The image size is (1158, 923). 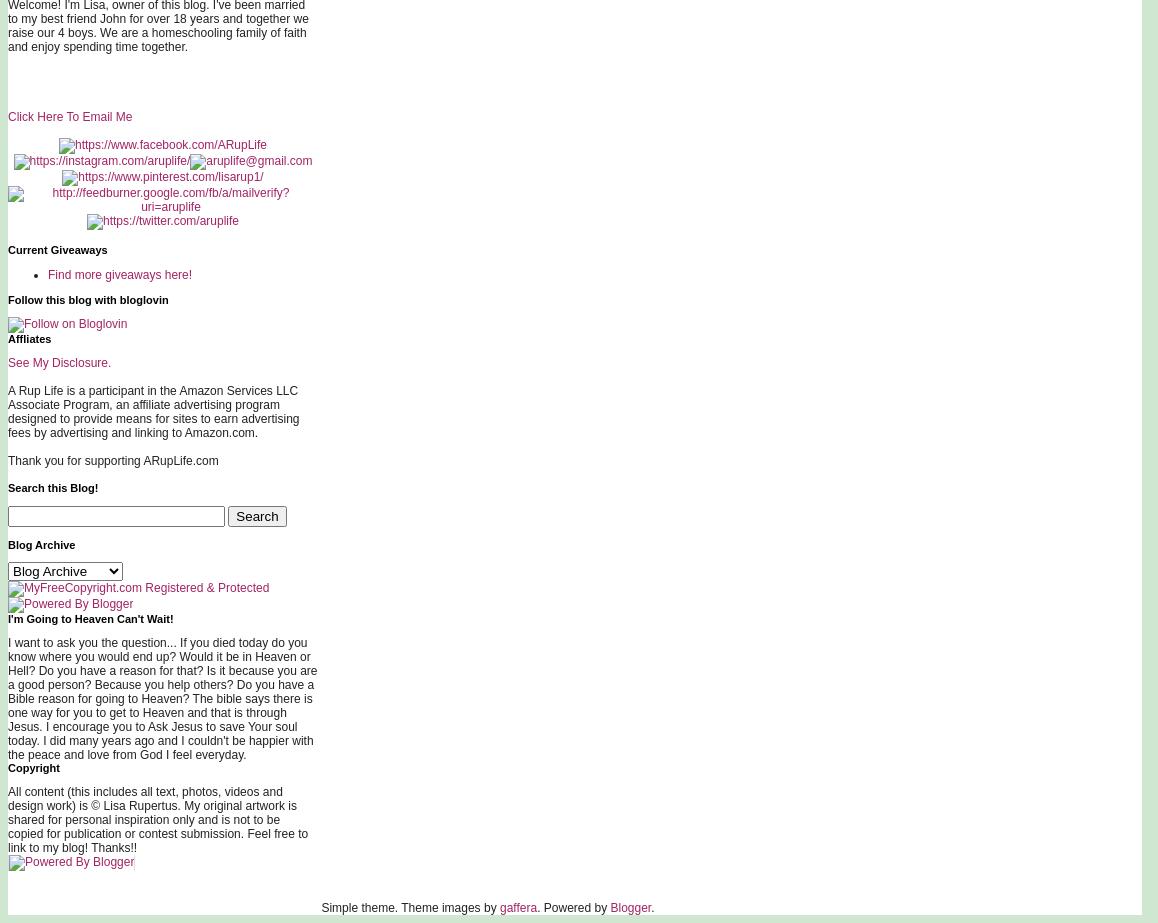 I want to click on 'Thank you for supporting ARupLife.com', so click(x=113, y=461).